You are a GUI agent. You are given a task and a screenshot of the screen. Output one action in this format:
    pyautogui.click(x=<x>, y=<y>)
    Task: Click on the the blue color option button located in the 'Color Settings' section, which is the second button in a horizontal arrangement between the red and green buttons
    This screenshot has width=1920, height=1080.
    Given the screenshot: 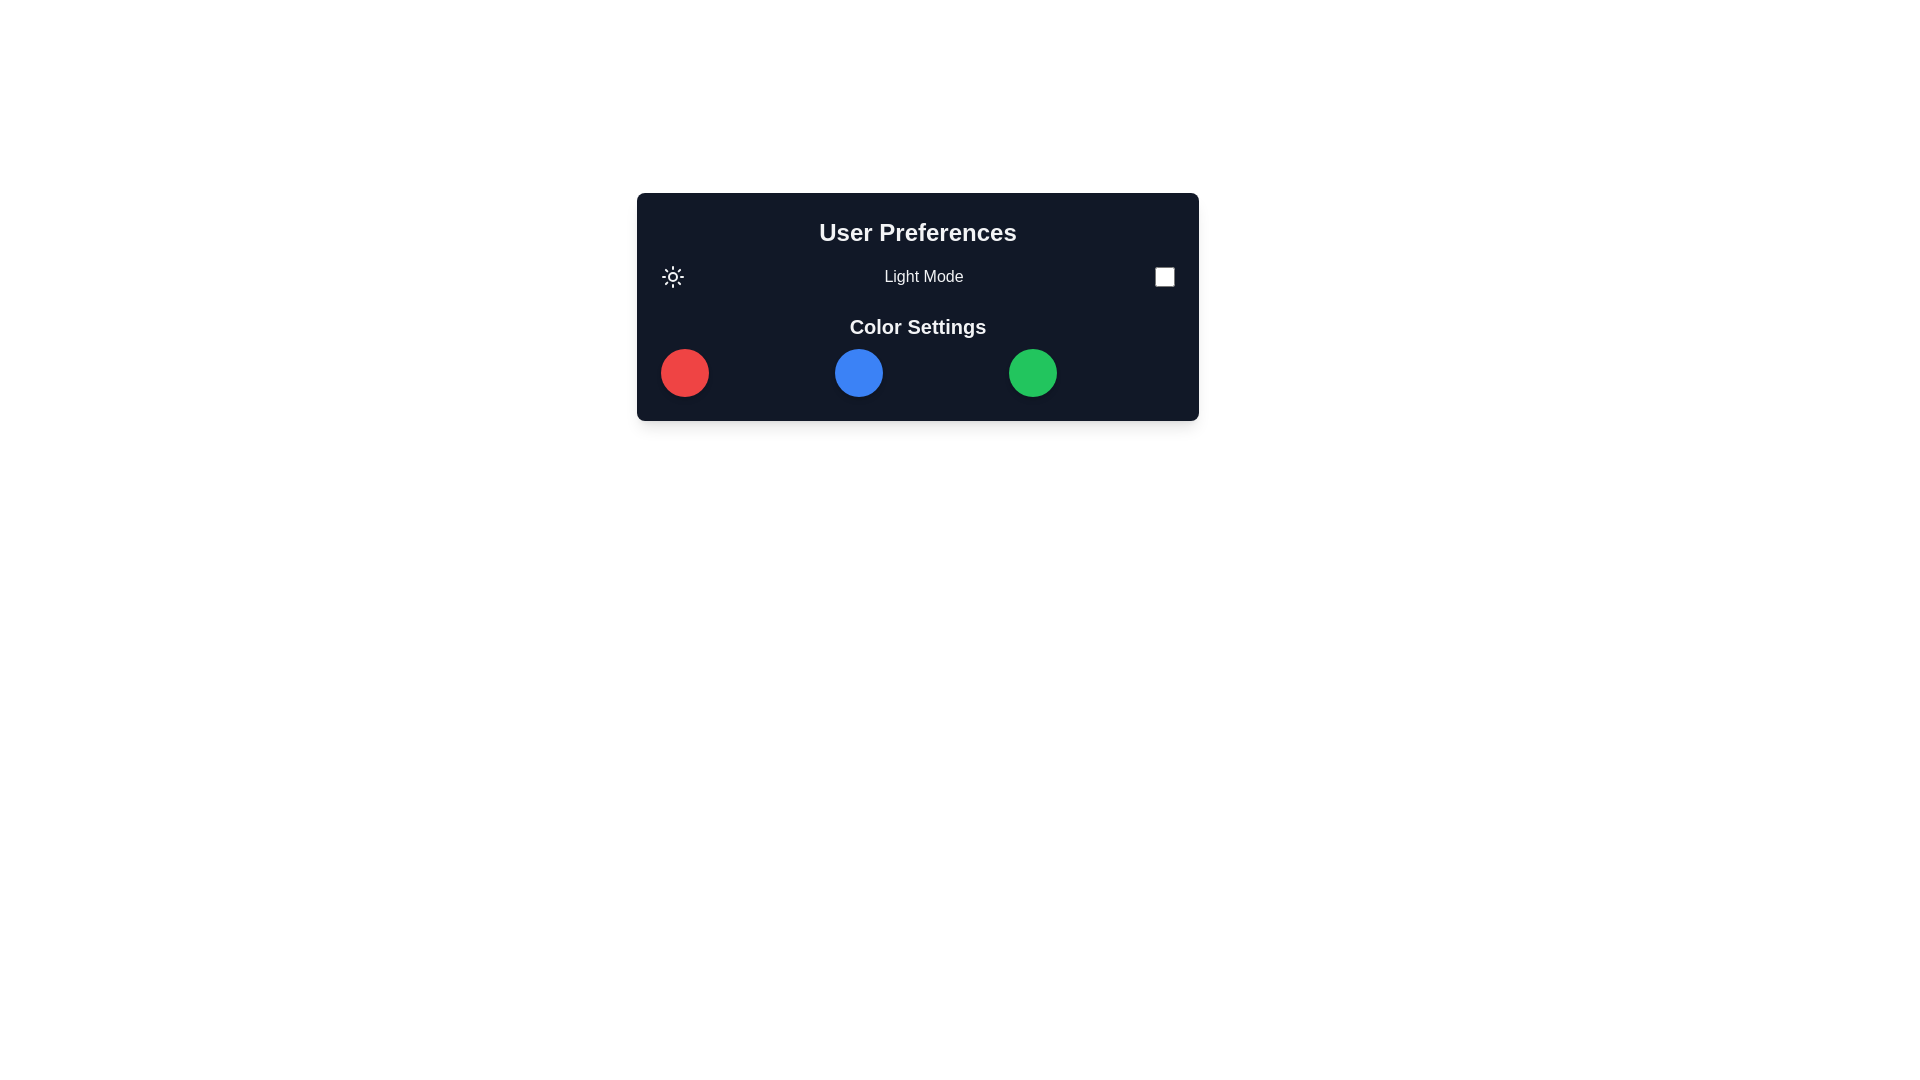 What is the action you would take?
    pyautogui.click(x=859, y=373)
    